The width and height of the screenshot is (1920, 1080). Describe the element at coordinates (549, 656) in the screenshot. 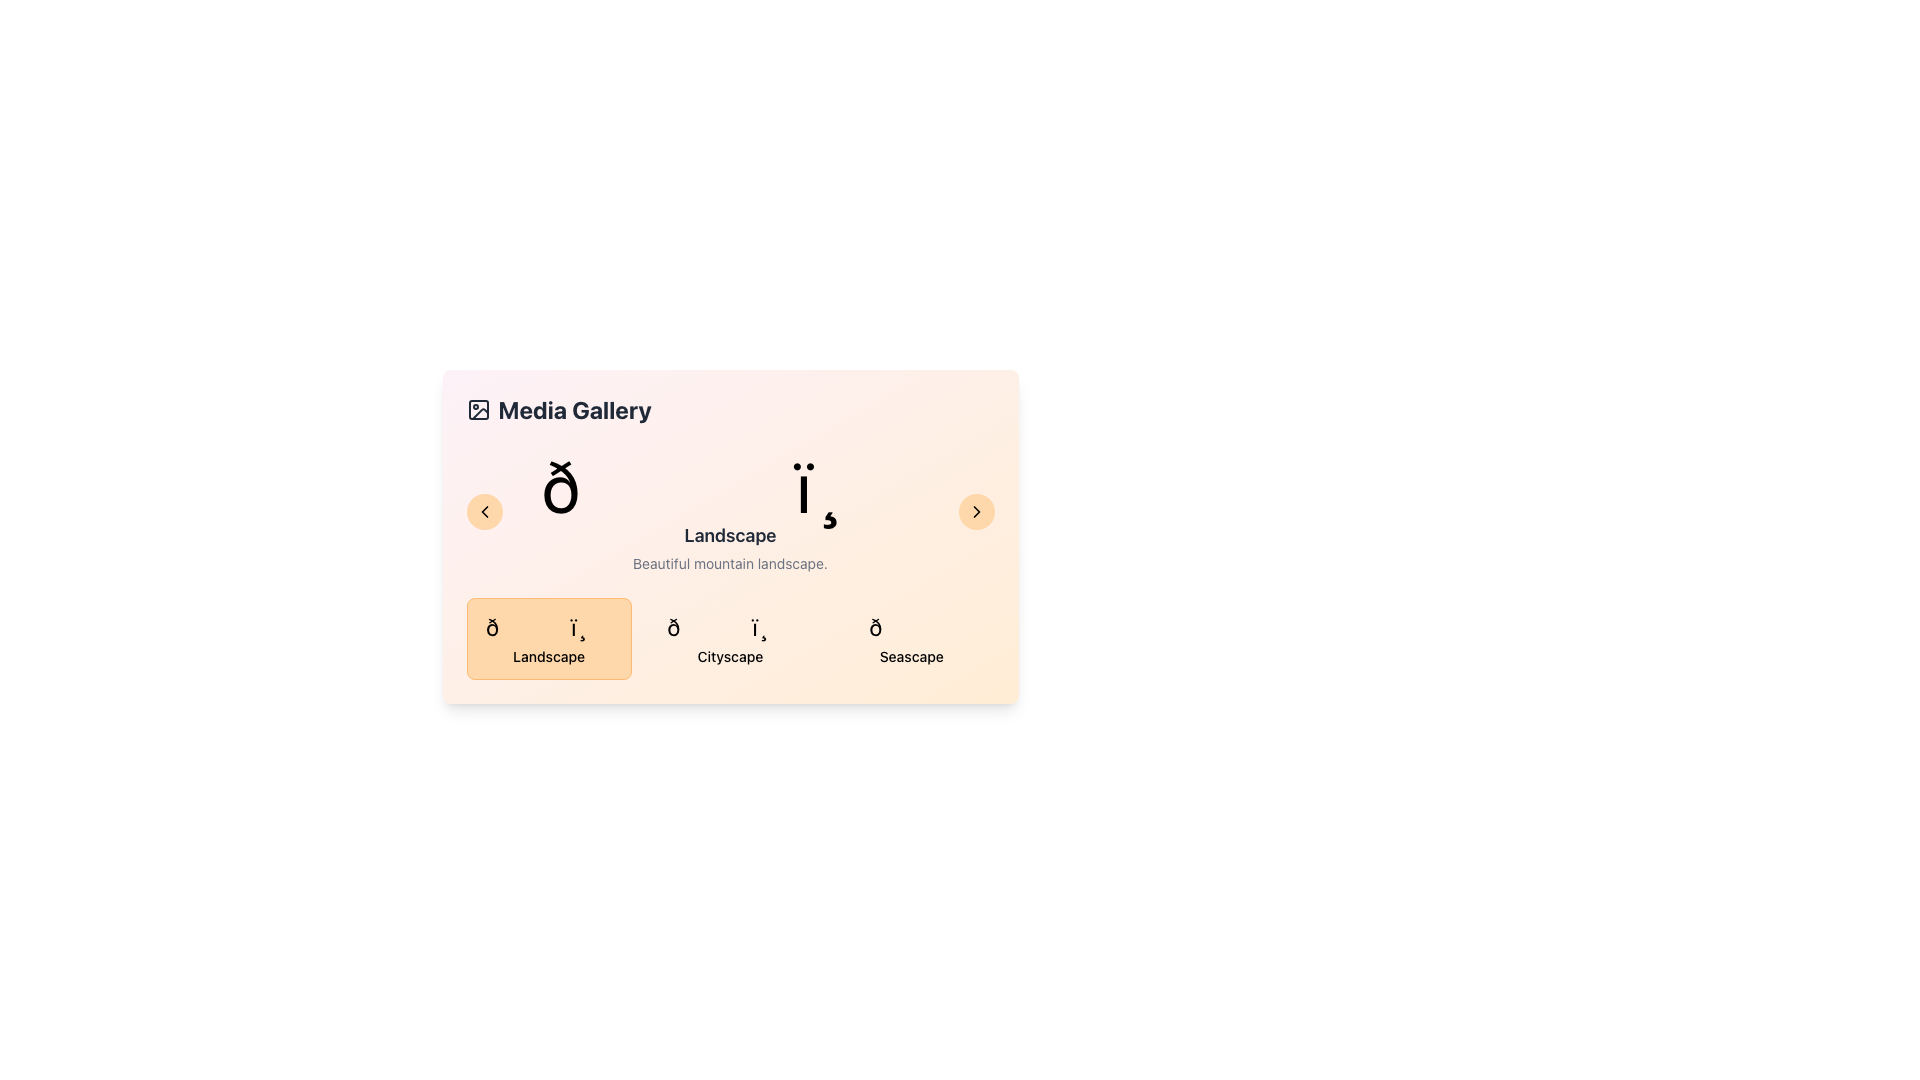

I see `the first button in the horizontal row of buttons in the 'Media Gallery' interface, which is identified by the text label in the lower half of the button` at that location.